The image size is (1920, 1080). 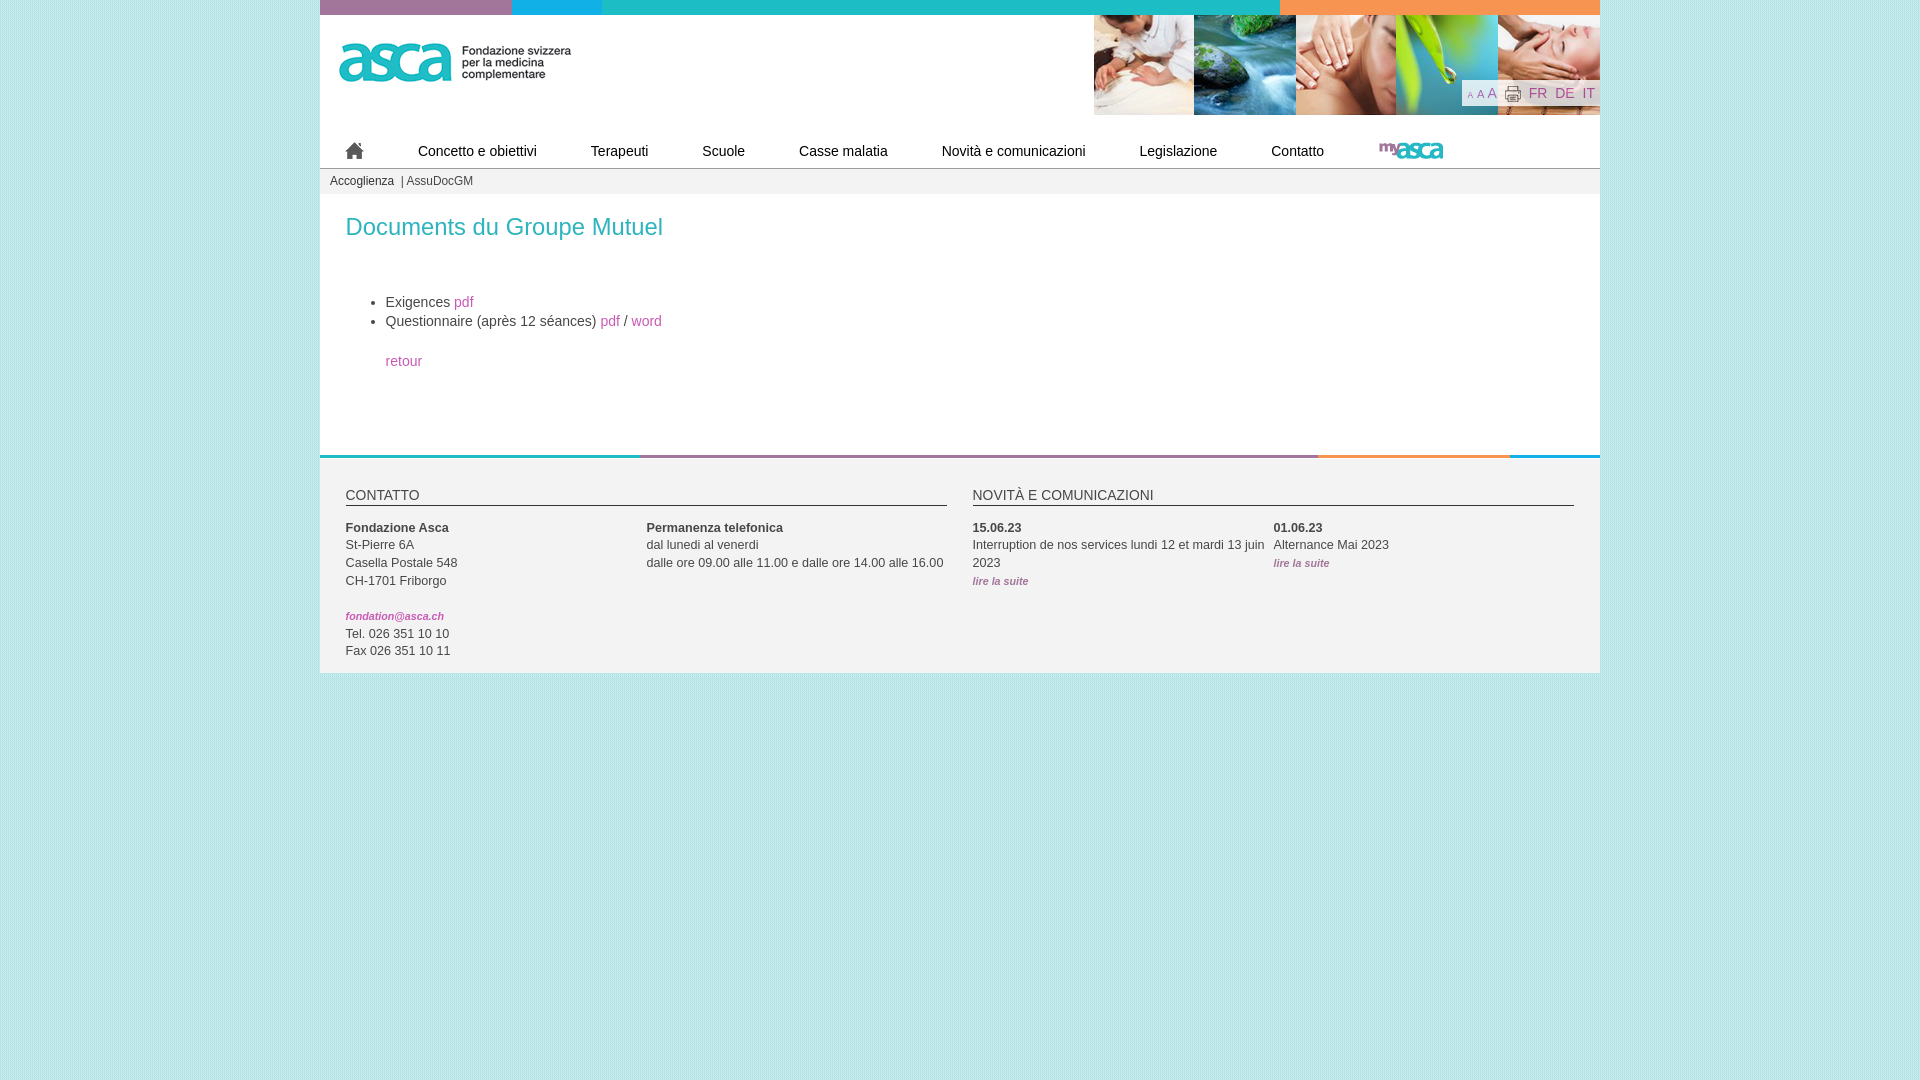 What do you see at coordinates (722, 150) in the screenshot?
I see `'Scuole'` at bounding box center [722, 150].